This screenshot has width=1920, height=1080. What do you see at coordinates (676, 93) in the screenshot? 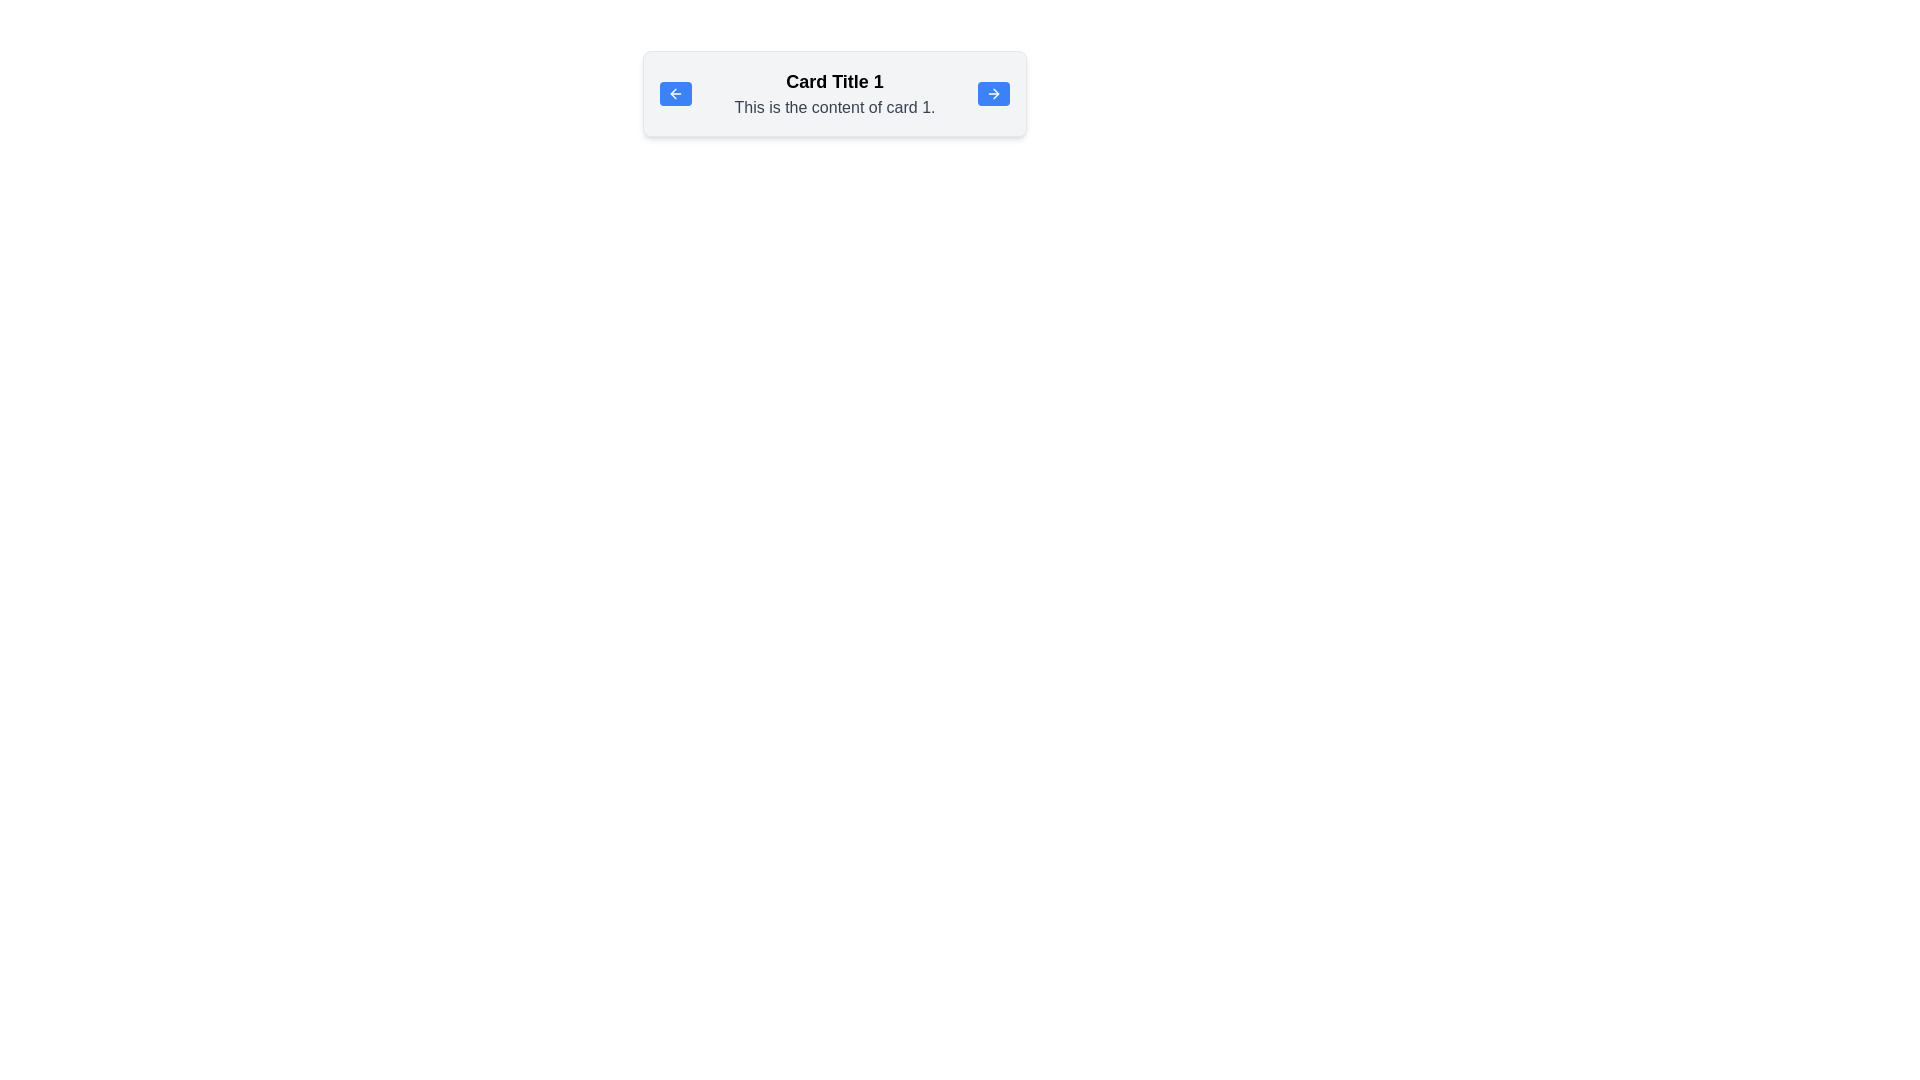
I see `the leftmost button with a blue background and white left-pointing arrow to check for a context menu` at bounding box center [676, 93].